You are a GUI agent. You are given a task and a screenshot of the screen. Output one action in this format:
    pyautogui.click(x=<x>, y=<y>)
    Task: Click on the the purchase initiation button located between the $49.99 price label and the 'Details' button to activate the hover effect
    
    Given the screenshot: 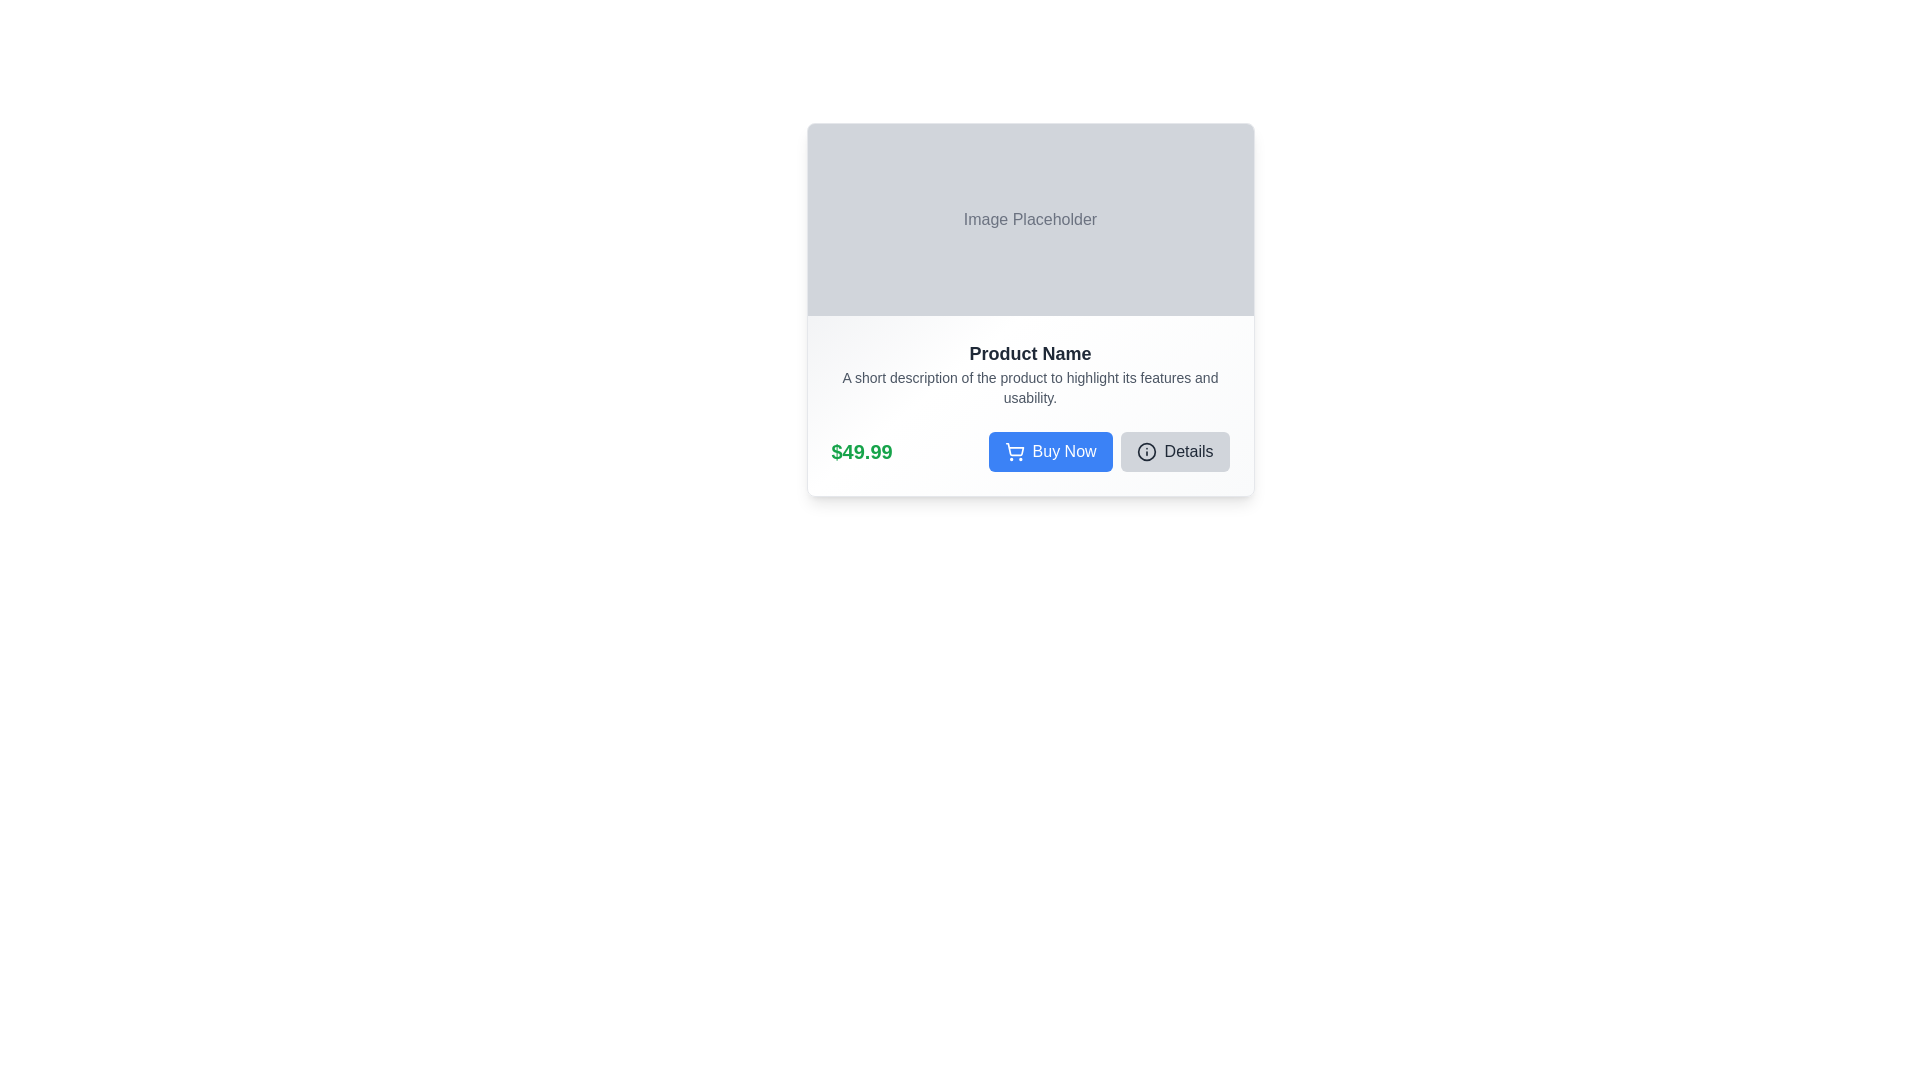 What is the action you would take?
    pyautogui.click(x=1049, y=451)
    